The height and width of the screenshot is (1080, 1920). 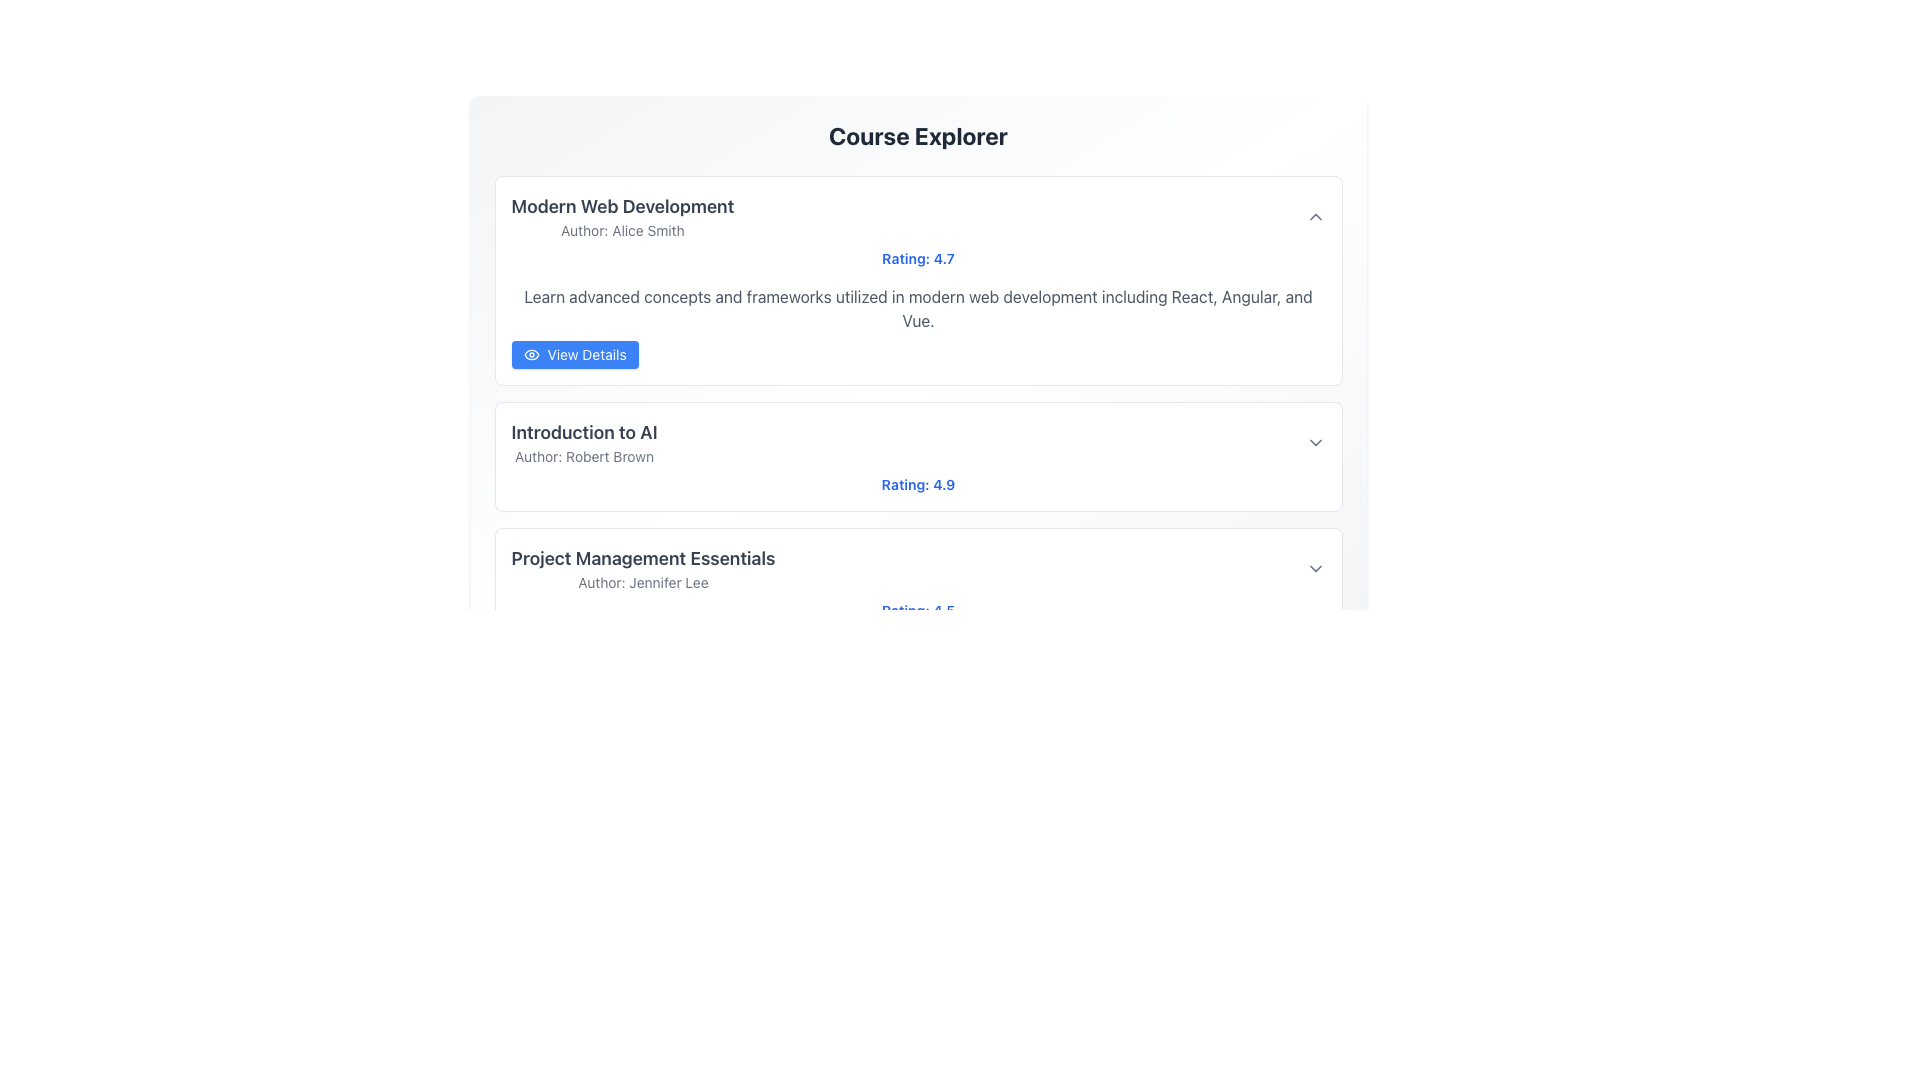 I want to click on the button at the far right of the header section for the course titled 'Modern Web Development' by 'Alice Smith', so click(x=1315, y=216).